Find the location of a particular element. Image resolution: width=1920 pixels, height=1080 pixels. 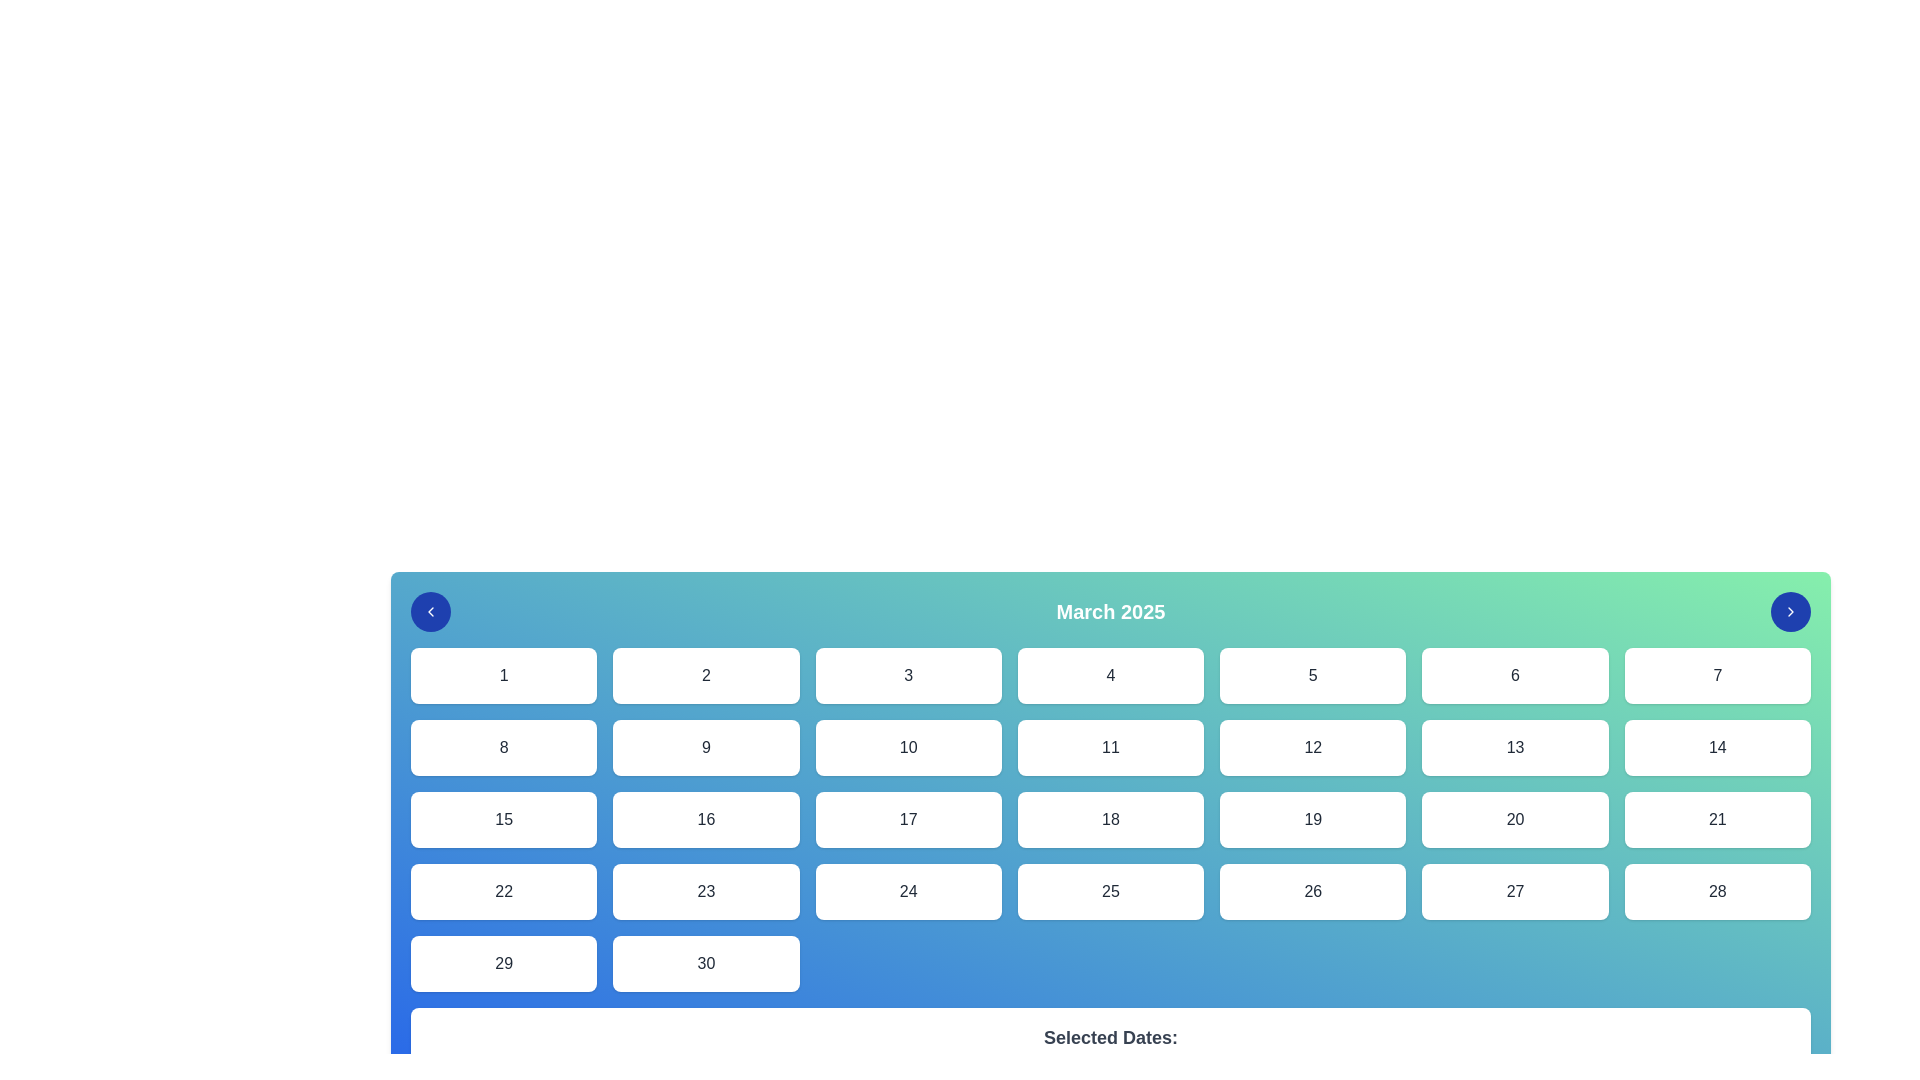

the chevron icon located is located at coordinates (1790, 611).